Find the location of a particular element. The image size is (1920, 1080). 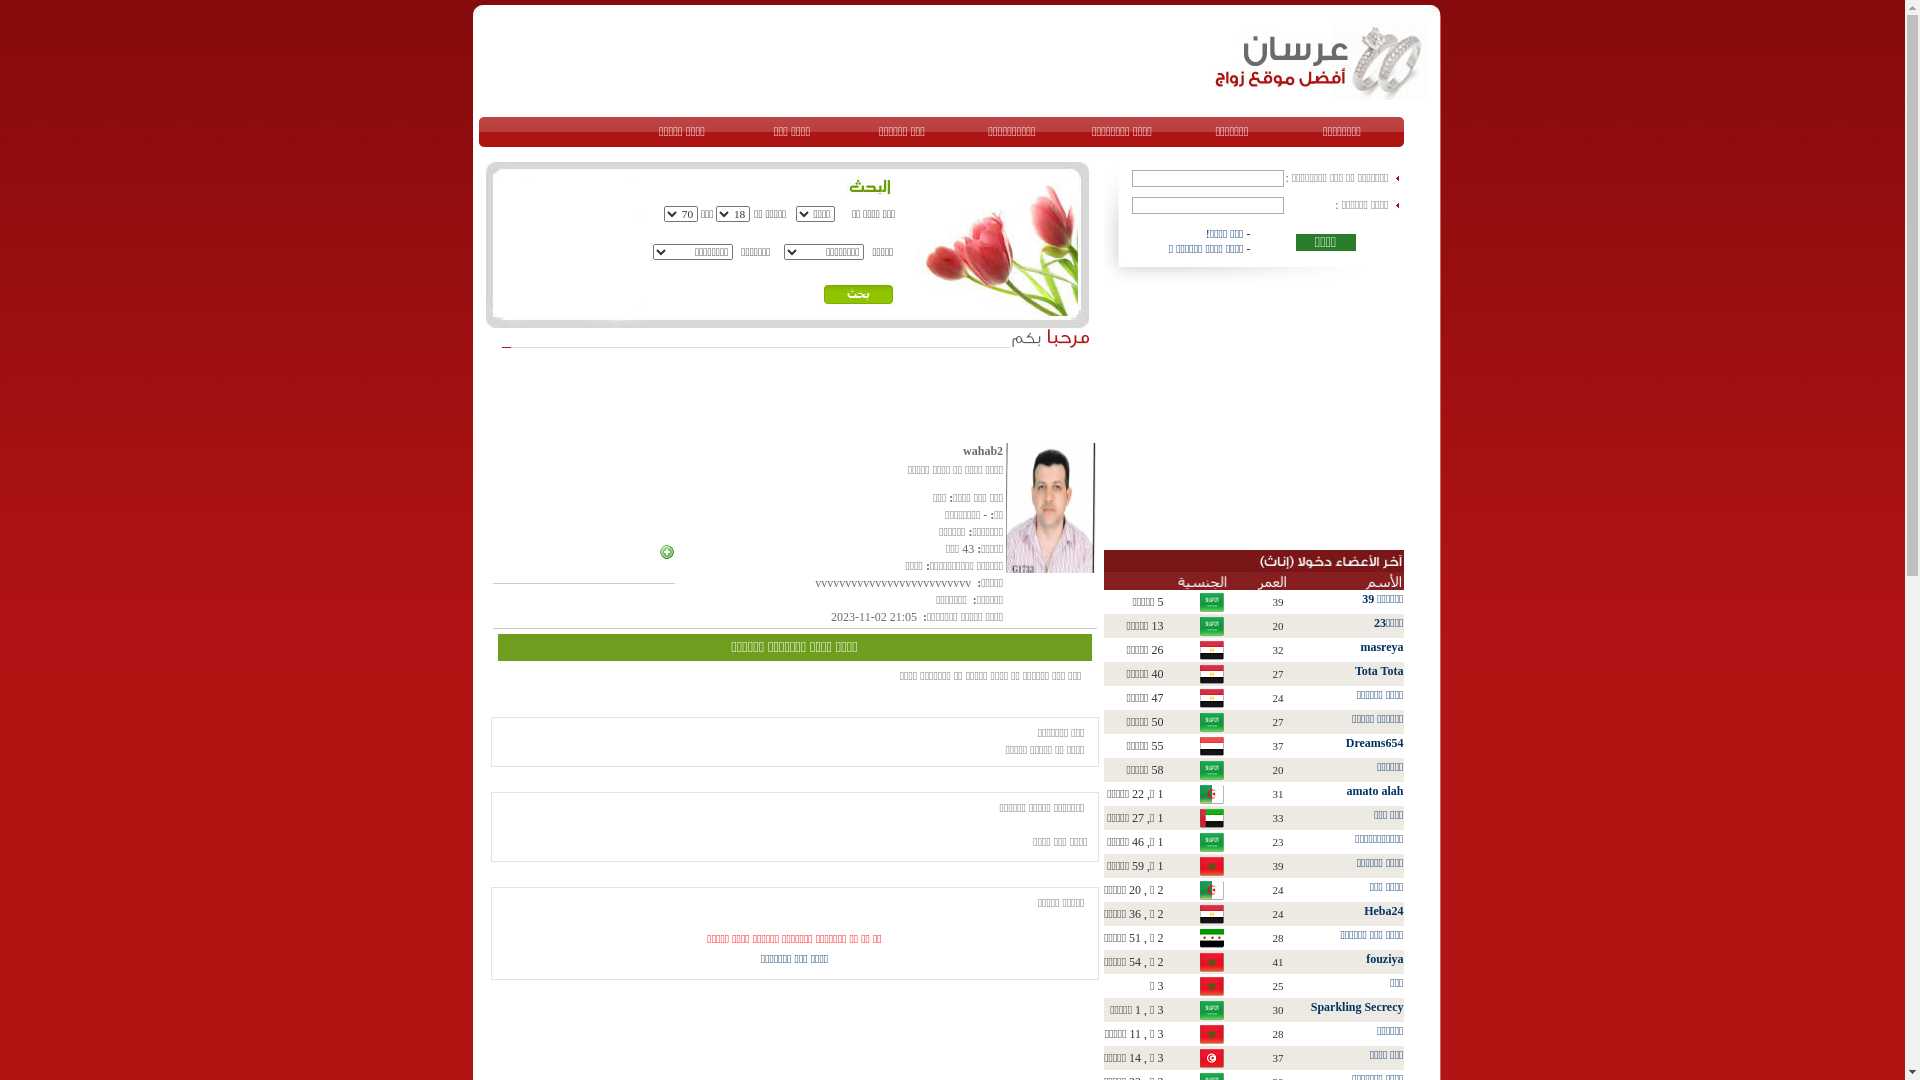

'Tota Tota' is located at coordinates (1378, 671).